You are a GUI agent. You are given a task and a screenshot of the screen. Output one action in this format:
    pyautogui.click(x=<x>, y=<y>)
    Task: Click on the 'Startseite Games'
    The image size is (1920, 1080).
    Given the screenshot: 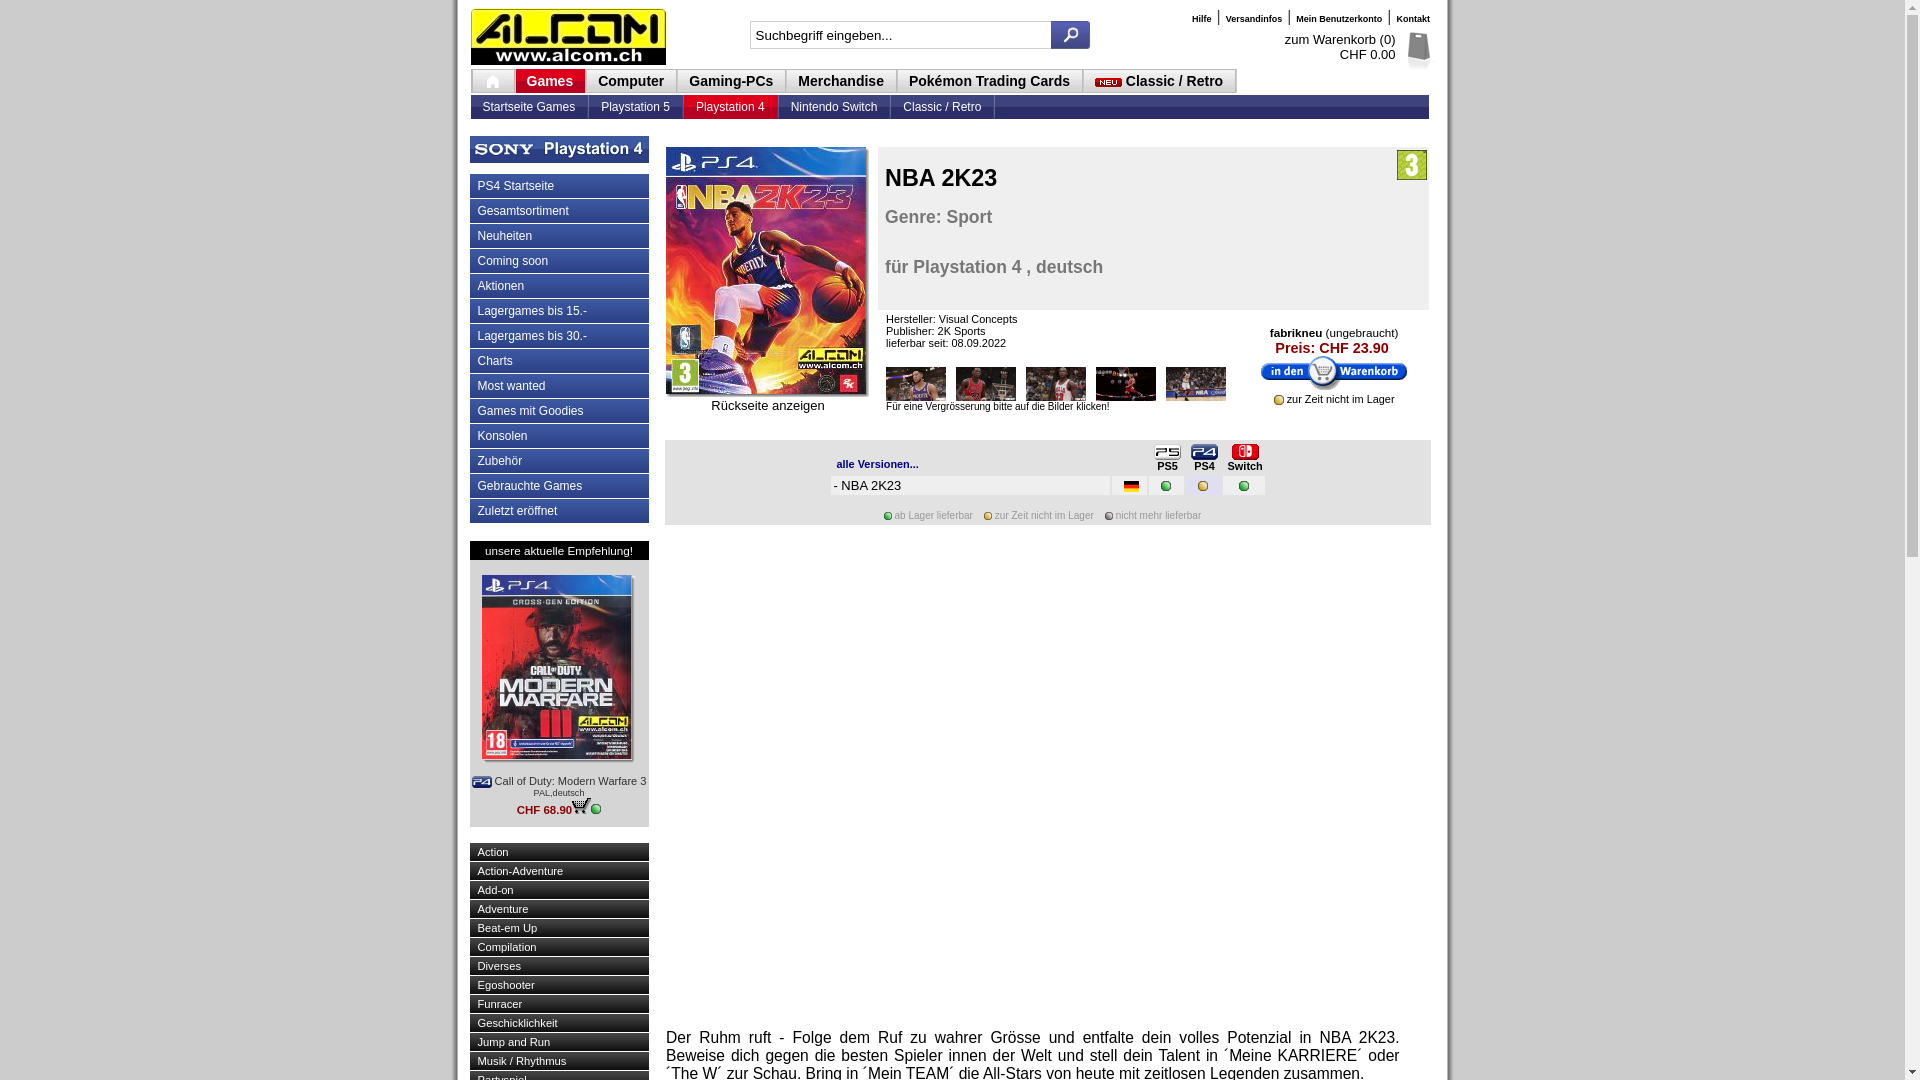 What is the action you would take?
    pyautogui.click(x=528, y=107)
    